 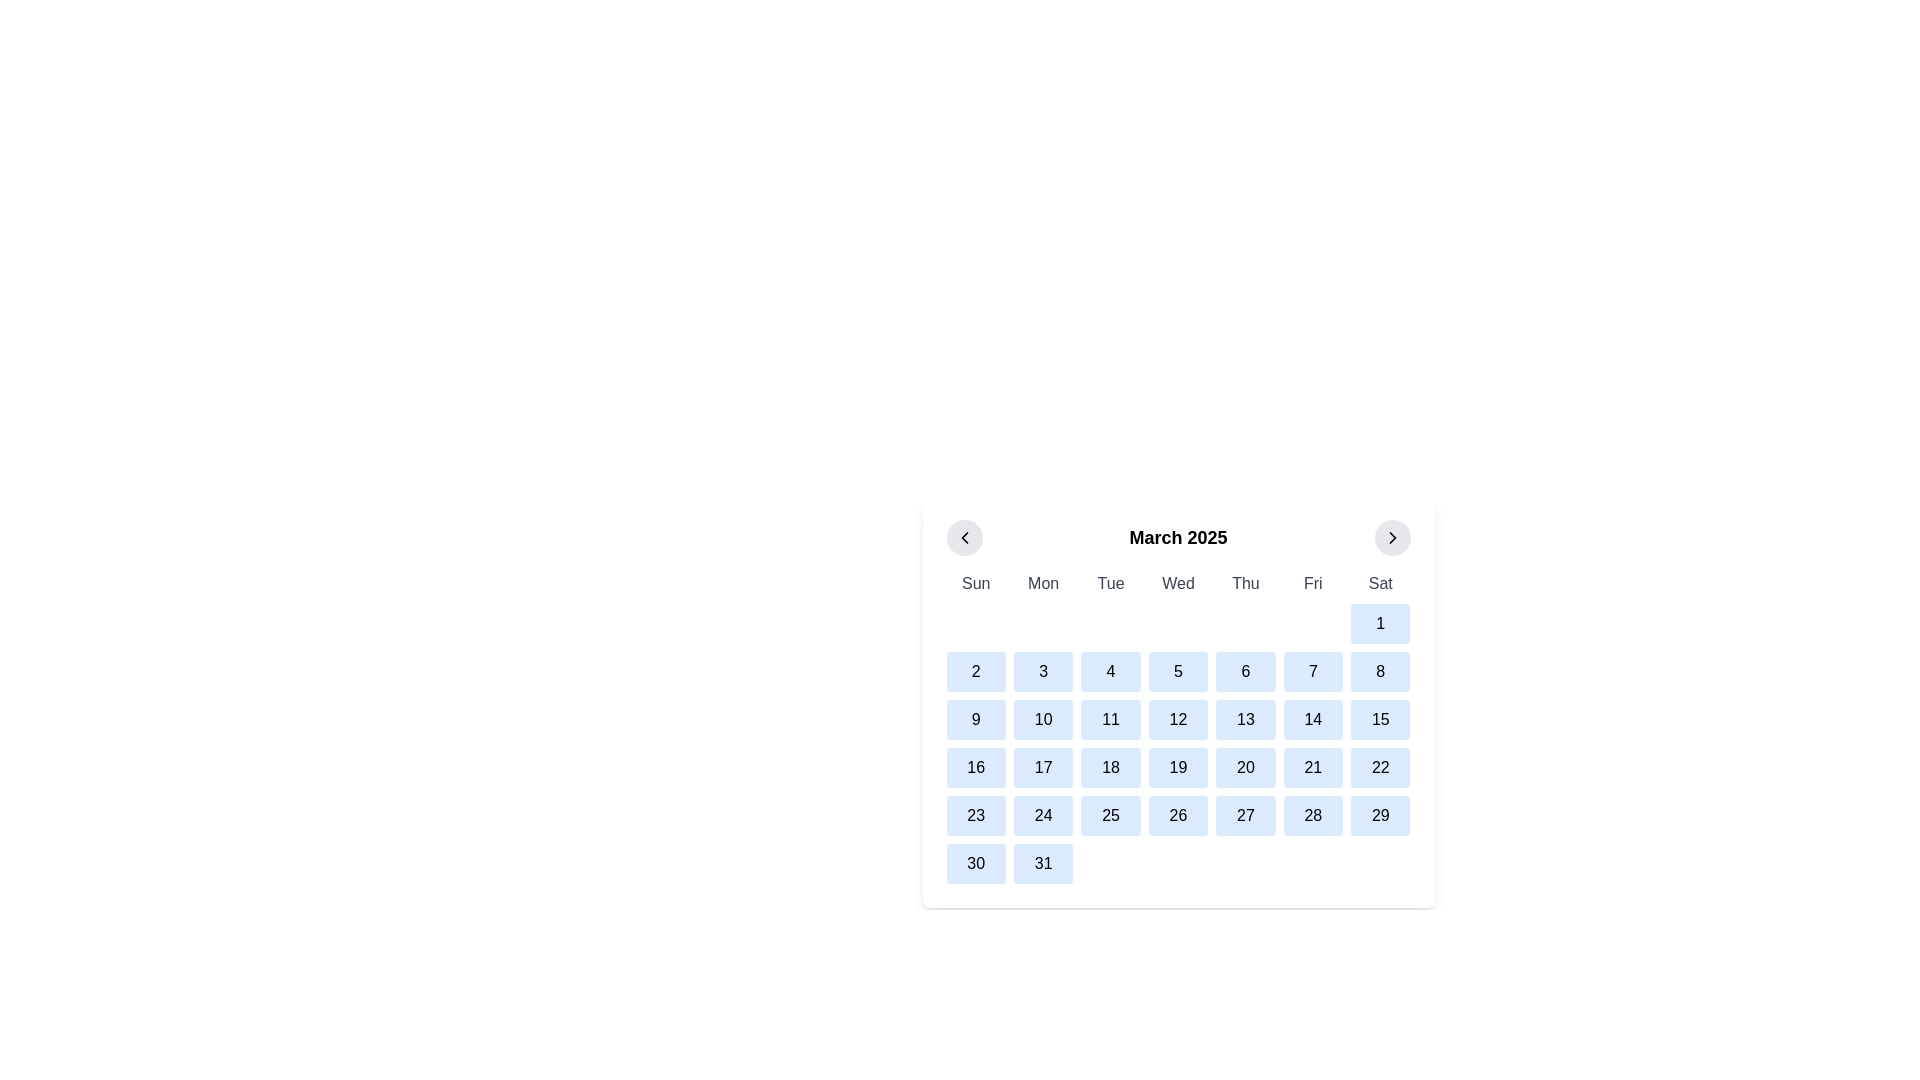 I want to click on text label indicating the day of the week (Sunday) located at the top-left of the calendar interface, so click(x=976, y=583).